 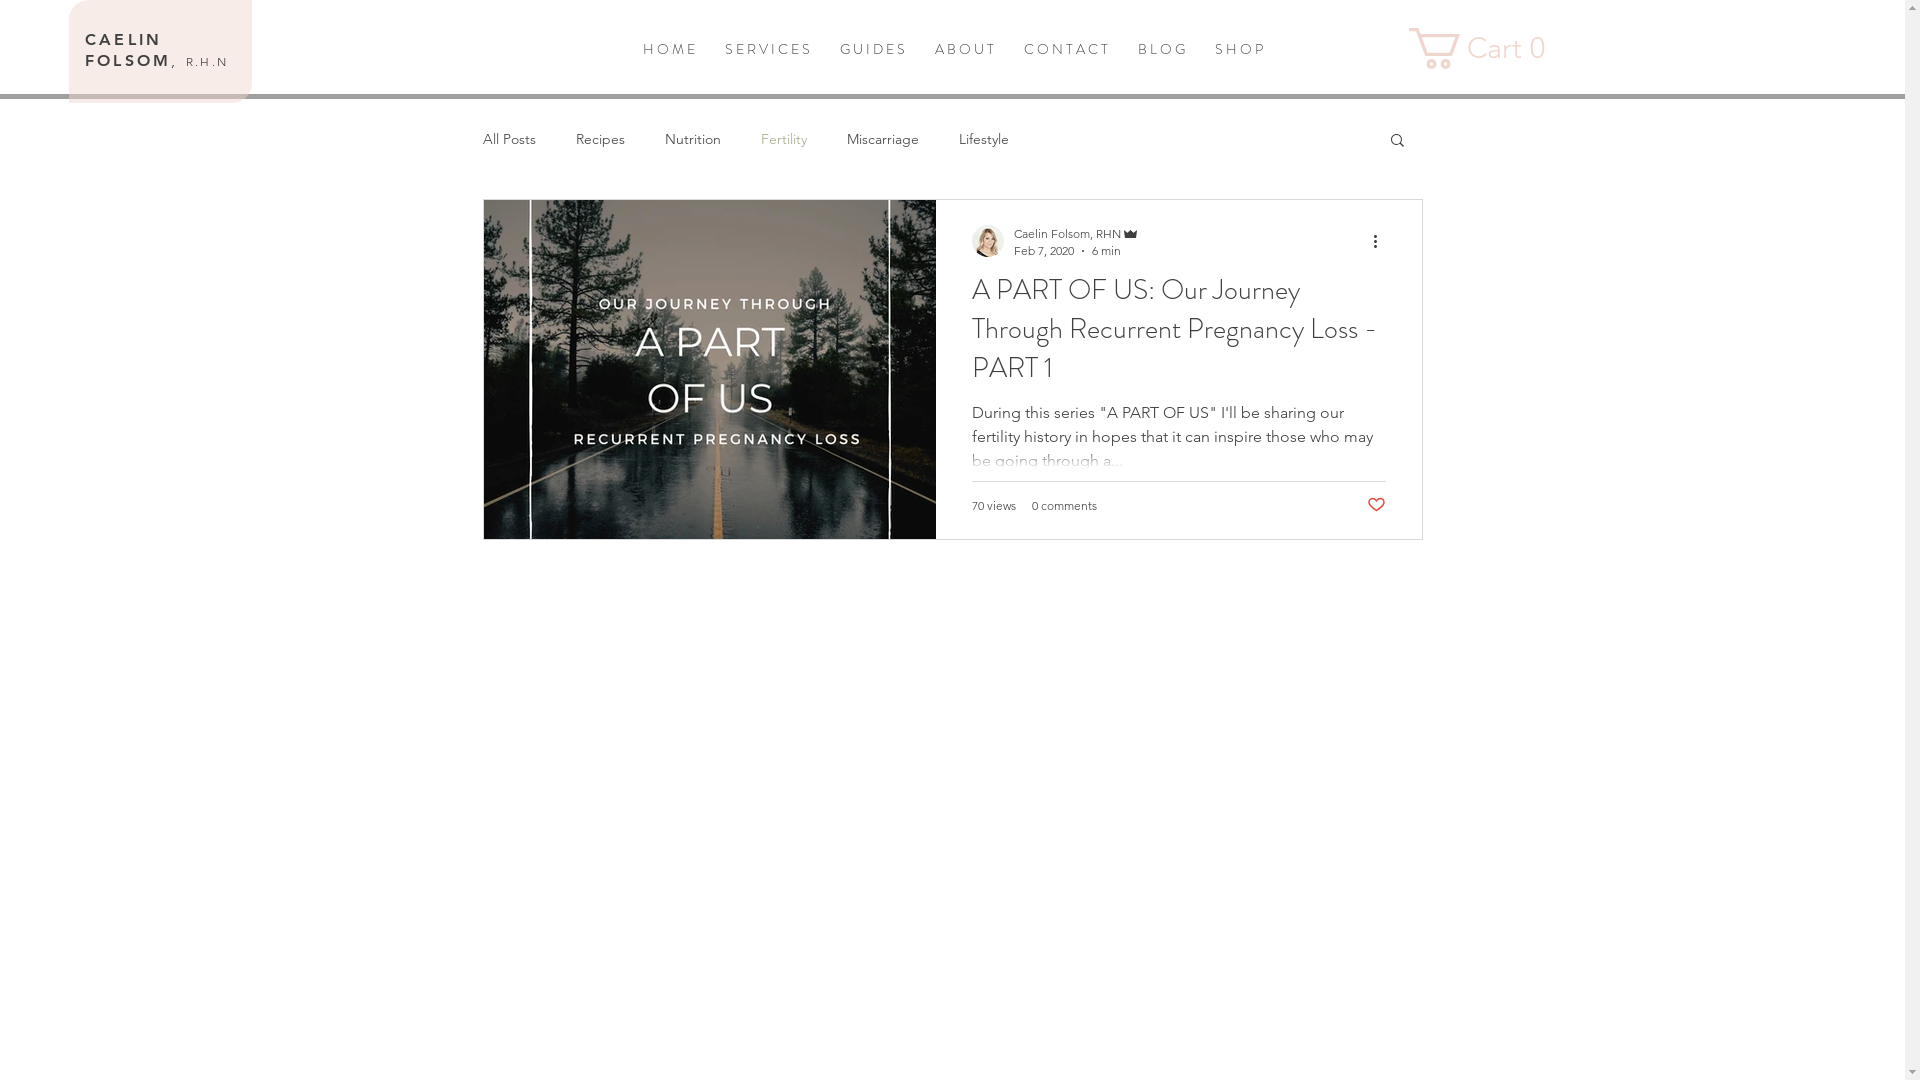 What do you see at coordinates (627, 48) in the screenshot?
I see `'H O M E'` at bounding box center [627, 48].